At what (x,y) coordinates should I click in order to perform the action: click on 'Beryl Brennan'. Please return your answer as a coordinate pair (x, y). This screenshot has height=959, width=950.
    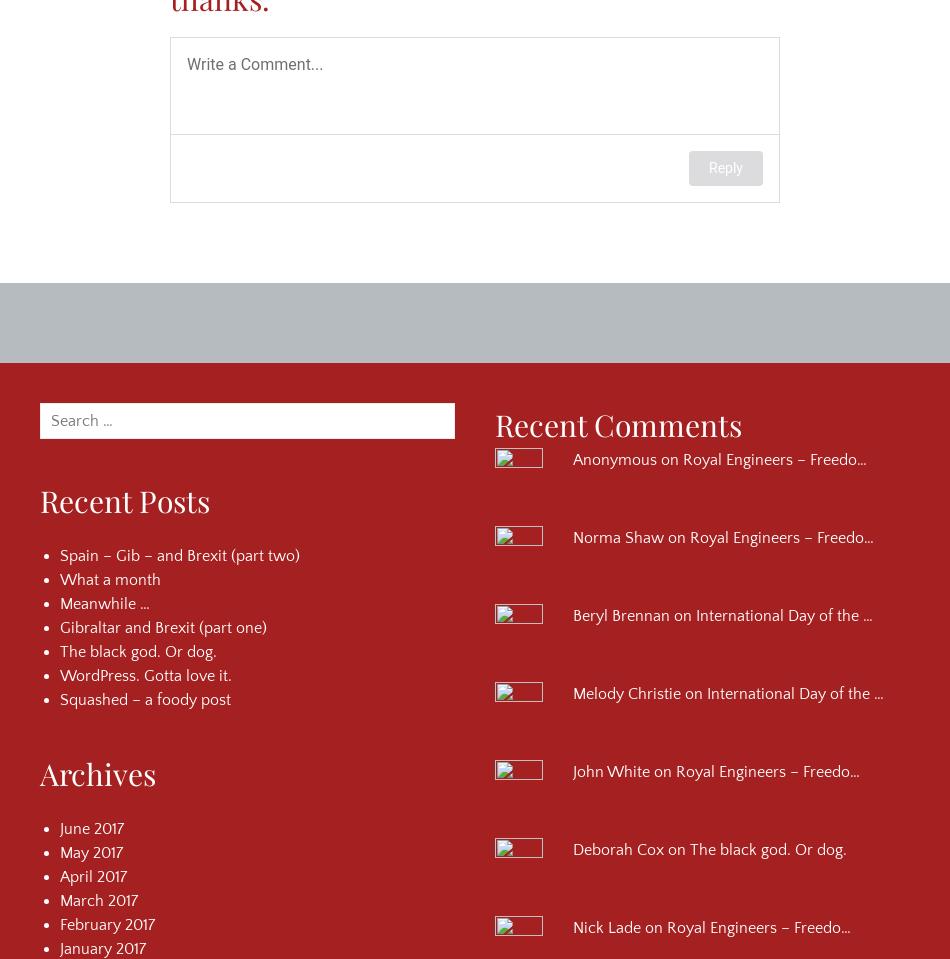
    Looking at the image, I should click on (621, 614).